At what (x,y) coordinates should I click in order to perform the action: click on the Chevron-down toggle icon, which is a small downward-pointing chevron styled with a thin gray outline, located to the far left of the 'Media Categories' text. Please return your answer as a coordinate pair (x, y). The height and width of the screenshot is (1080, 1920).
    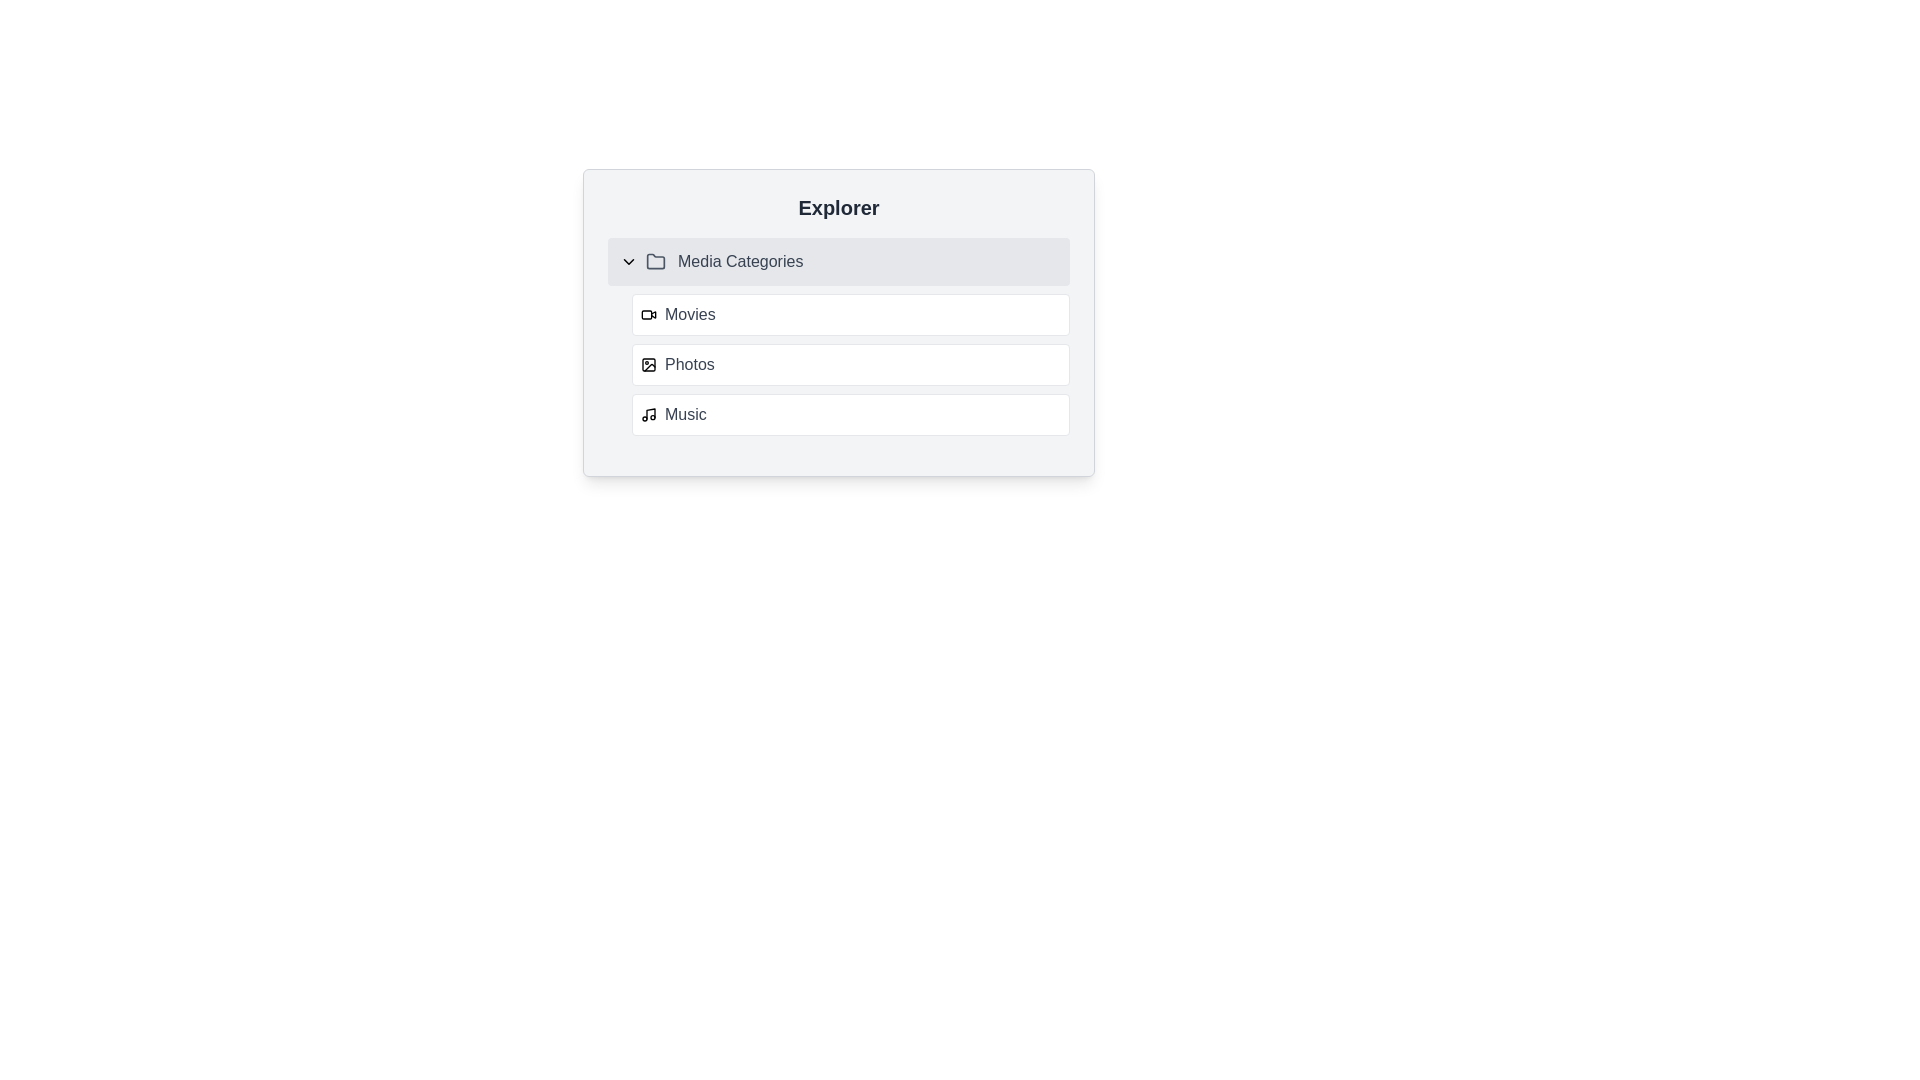
    Looking at the image, I should click on (627, 261).